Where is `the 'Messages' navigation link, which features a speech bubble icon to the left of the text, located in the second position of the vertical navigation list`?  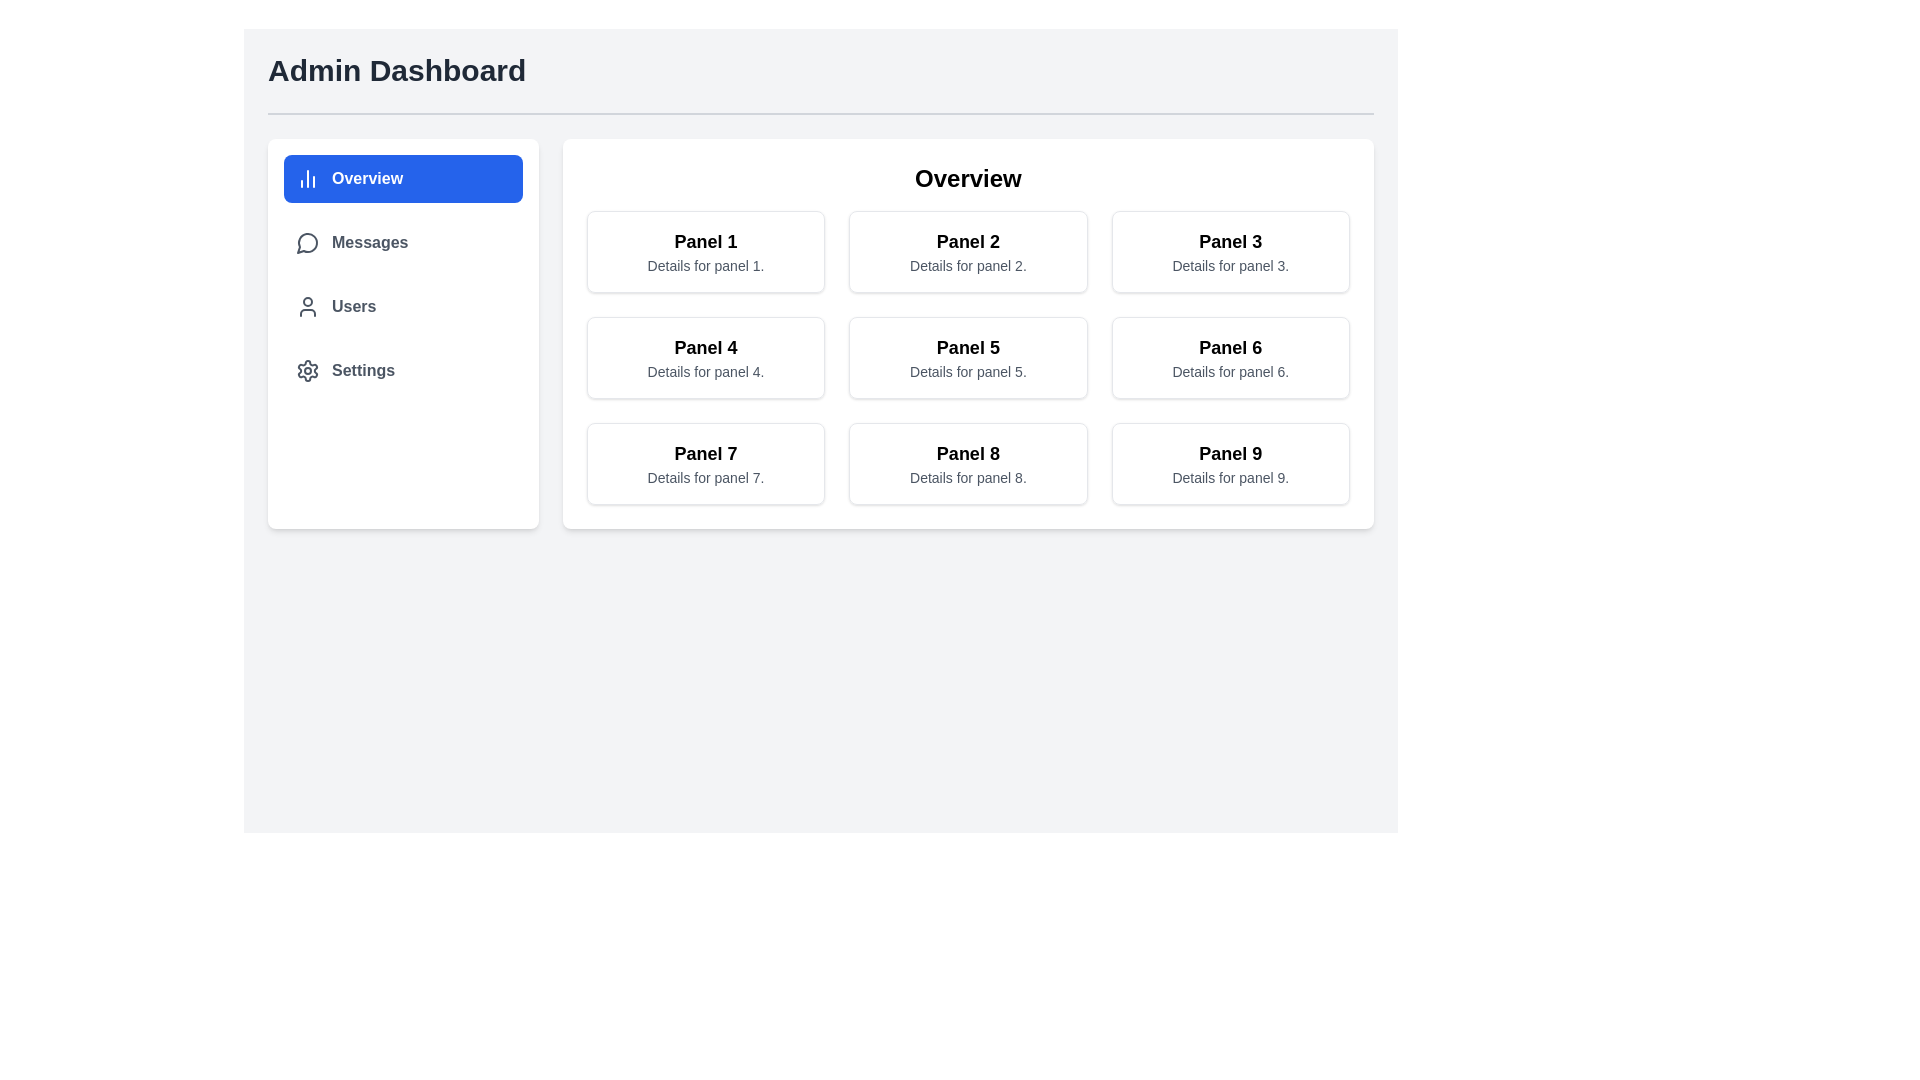
the 'Messages' navigation link, which features a speech bubble icon to the left of the text, located in the second position of the vertical navigation list is located at coordinates (402, 242).